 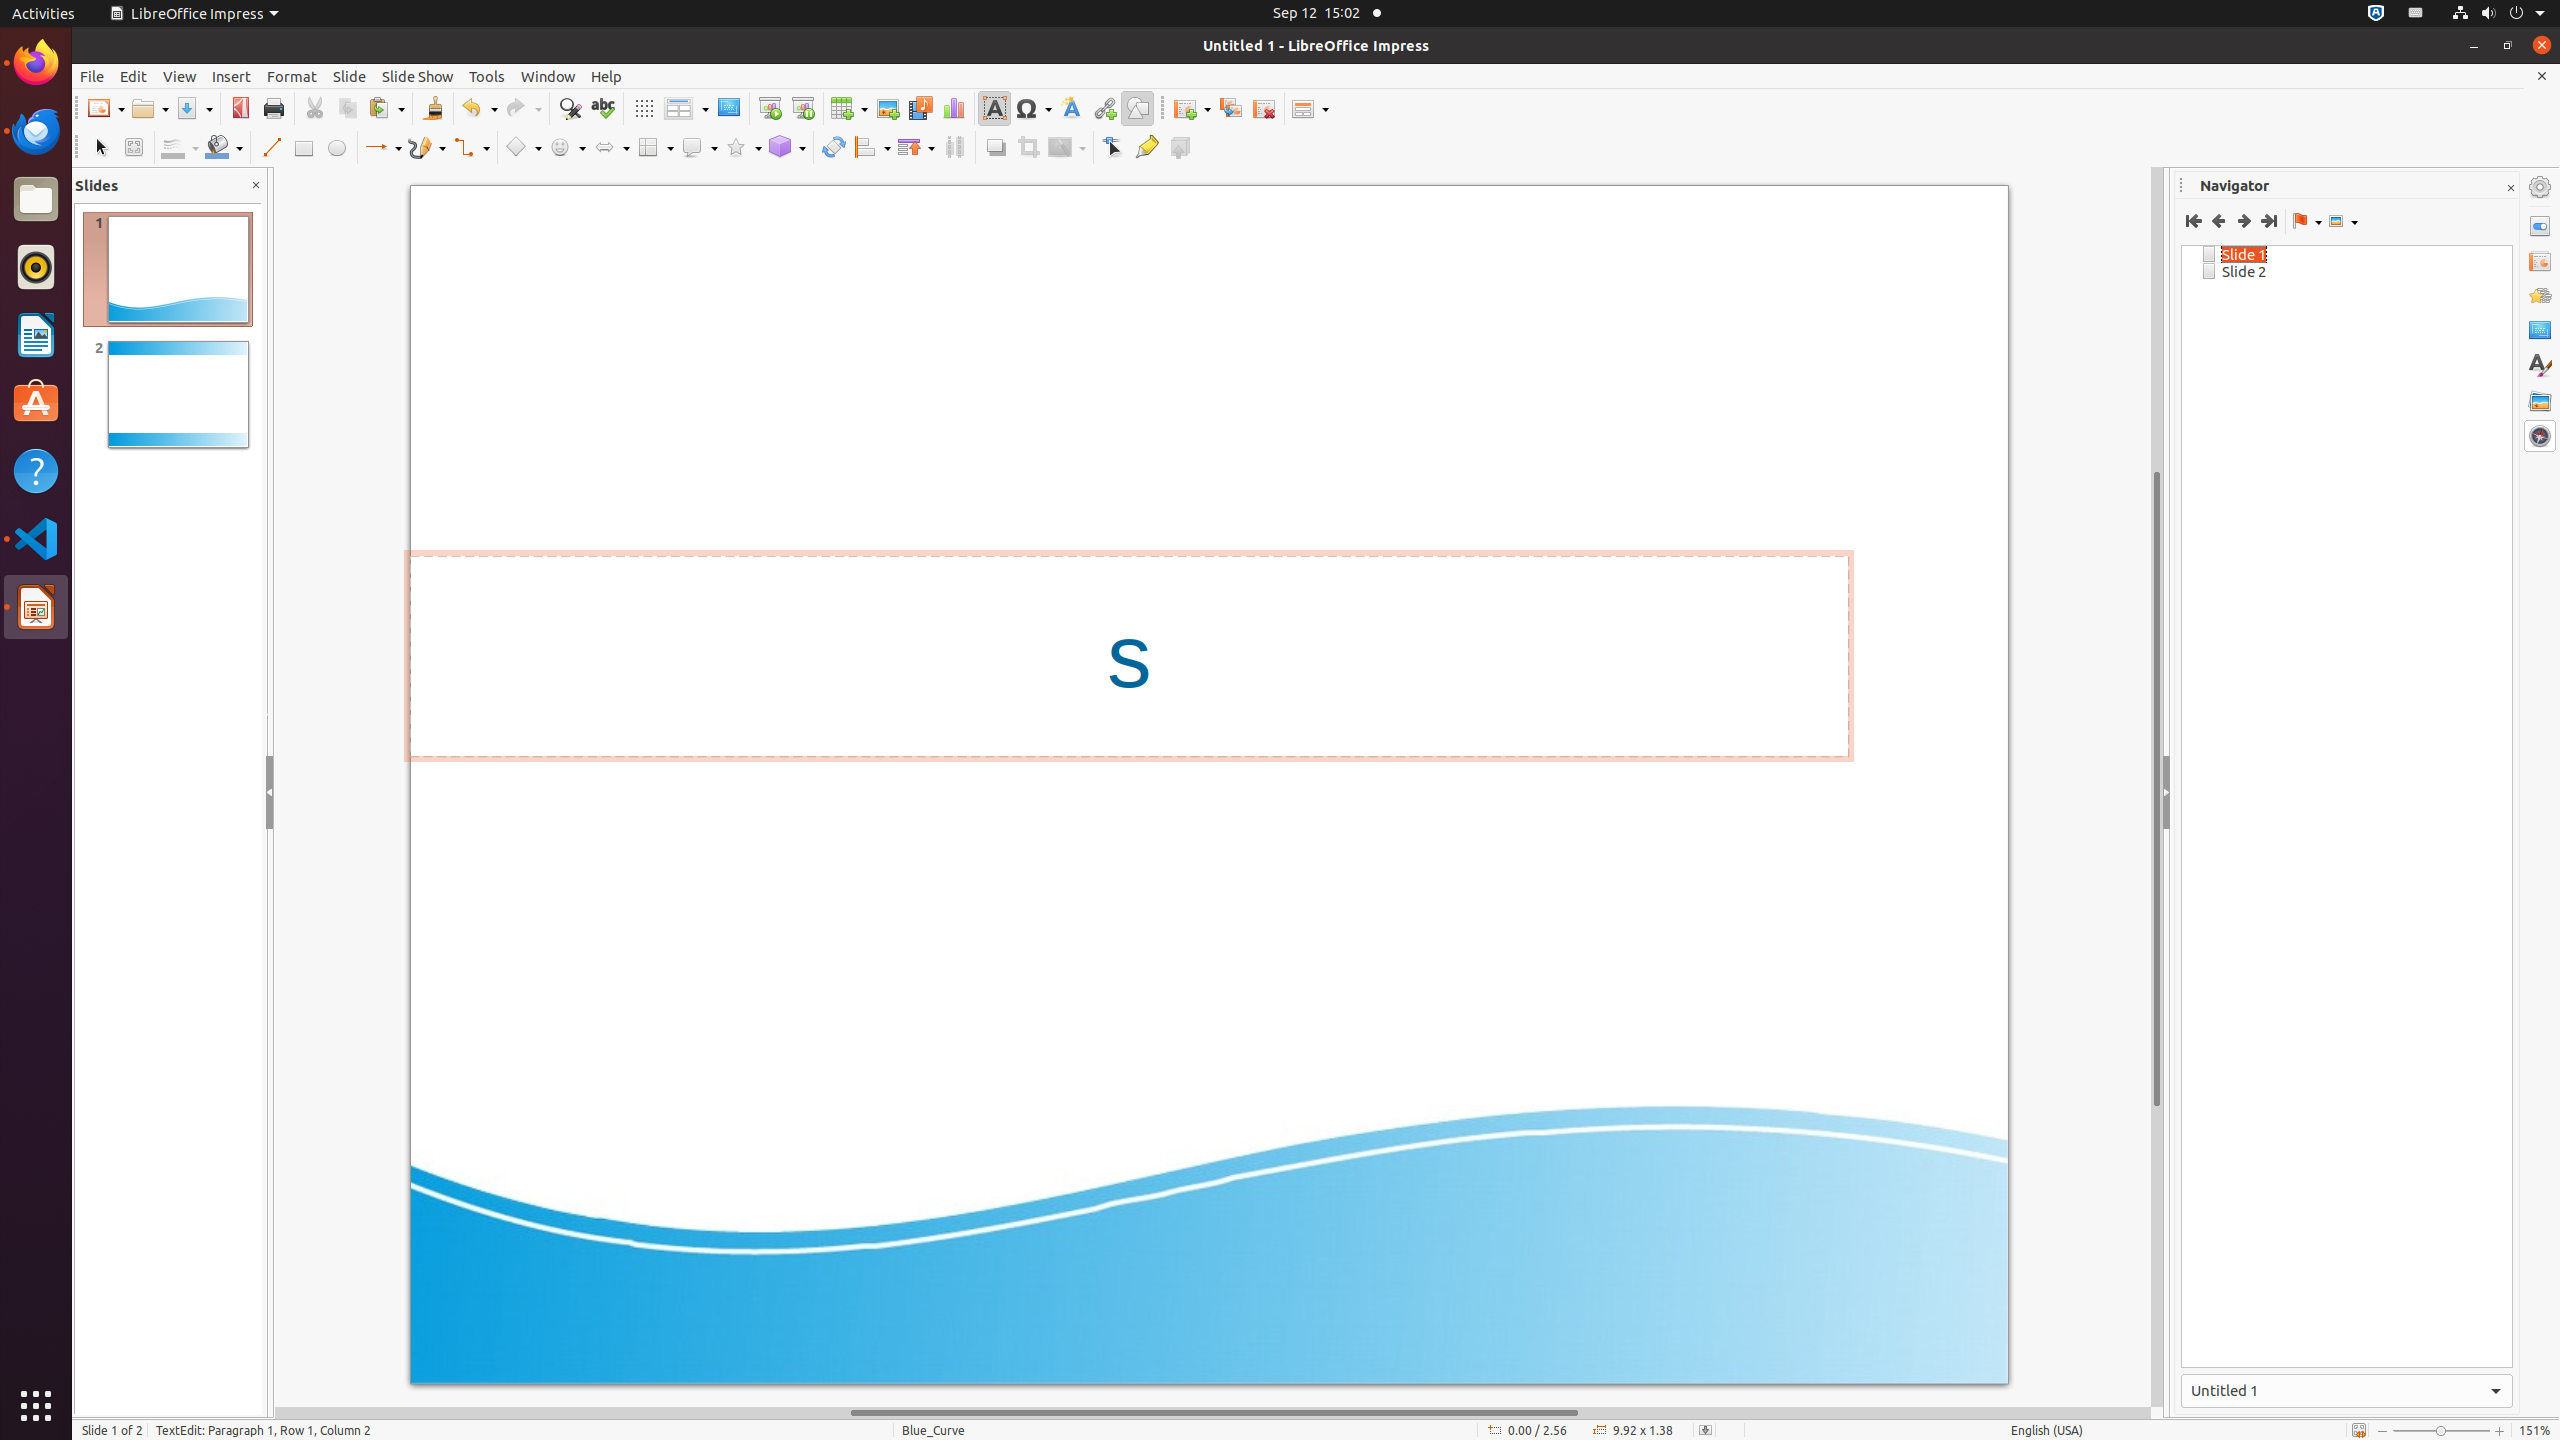 What do you see at coordinates (302, 146) in the screenshot?
I see `'Rectangle'` at bounding box center [302, 146].